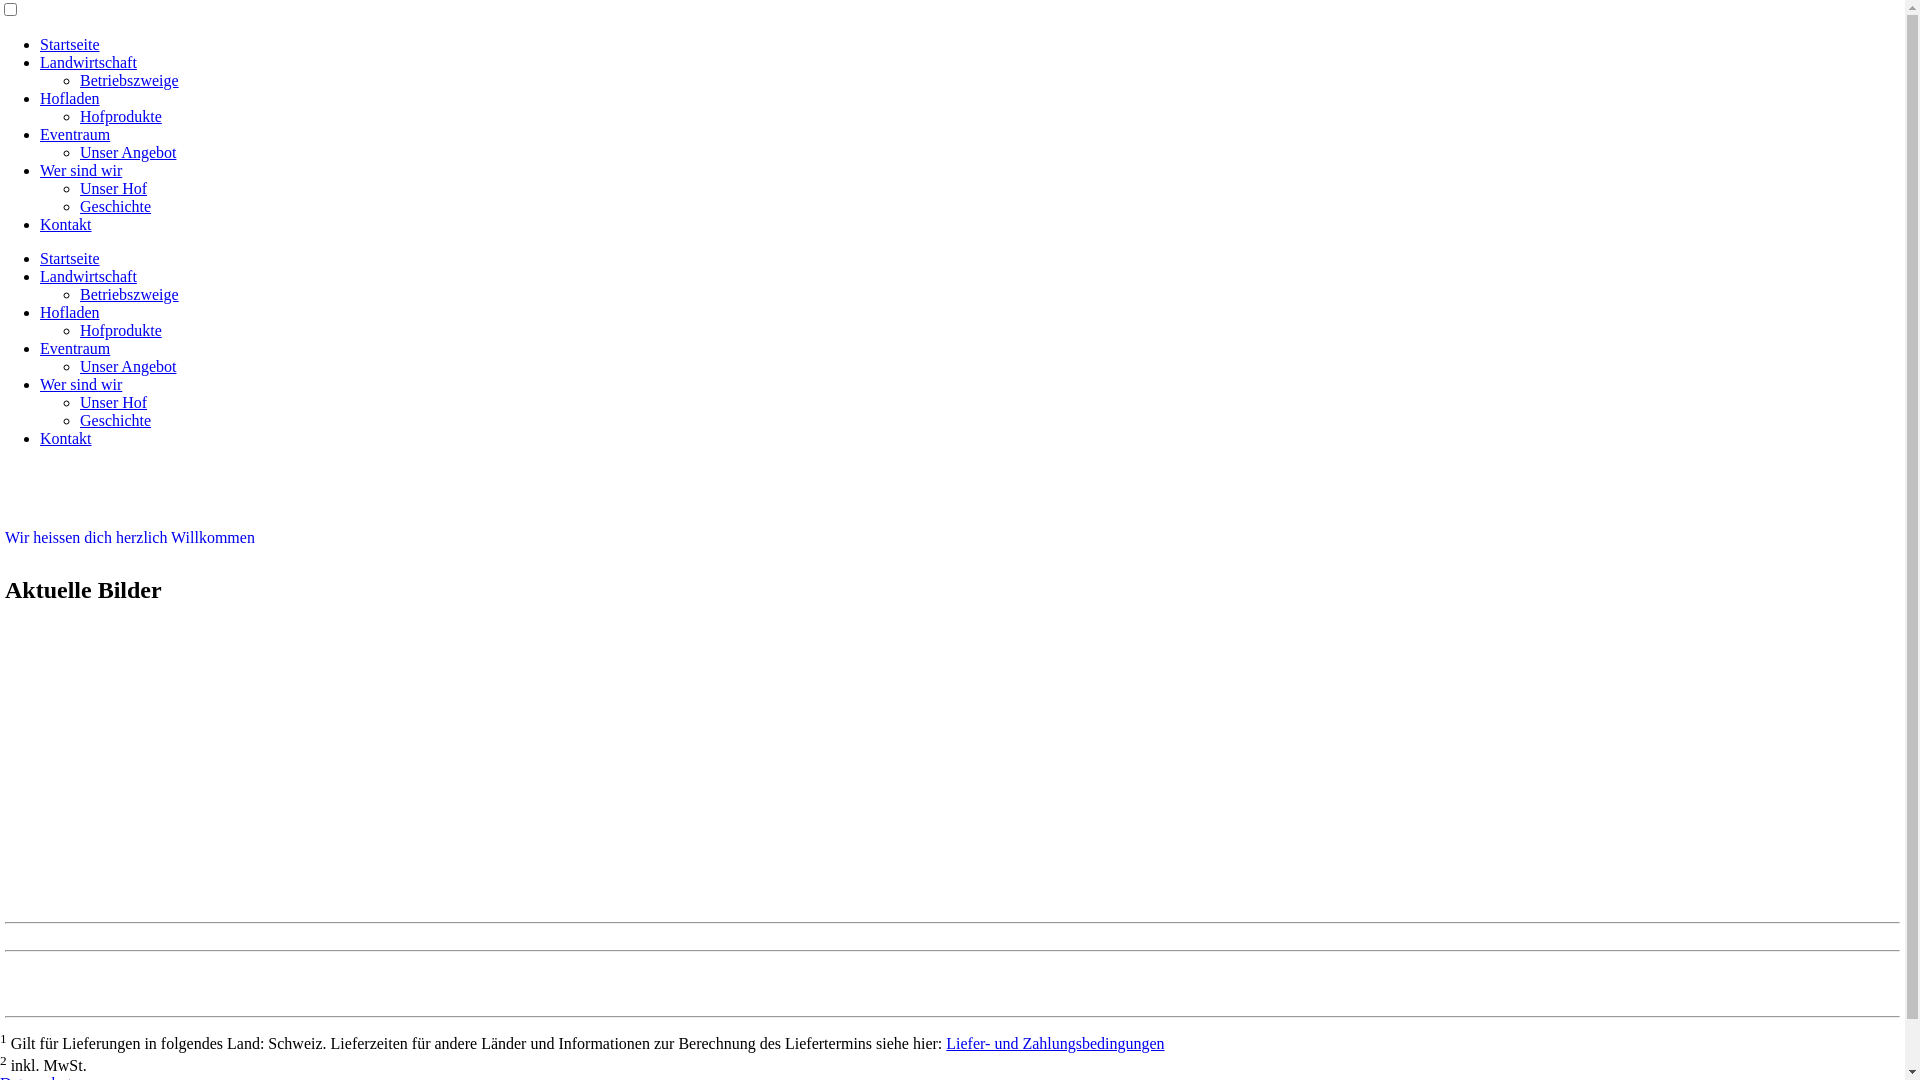 The image size is (1920, 1080). I want to click on 'Hofladen', so click(39, 312).